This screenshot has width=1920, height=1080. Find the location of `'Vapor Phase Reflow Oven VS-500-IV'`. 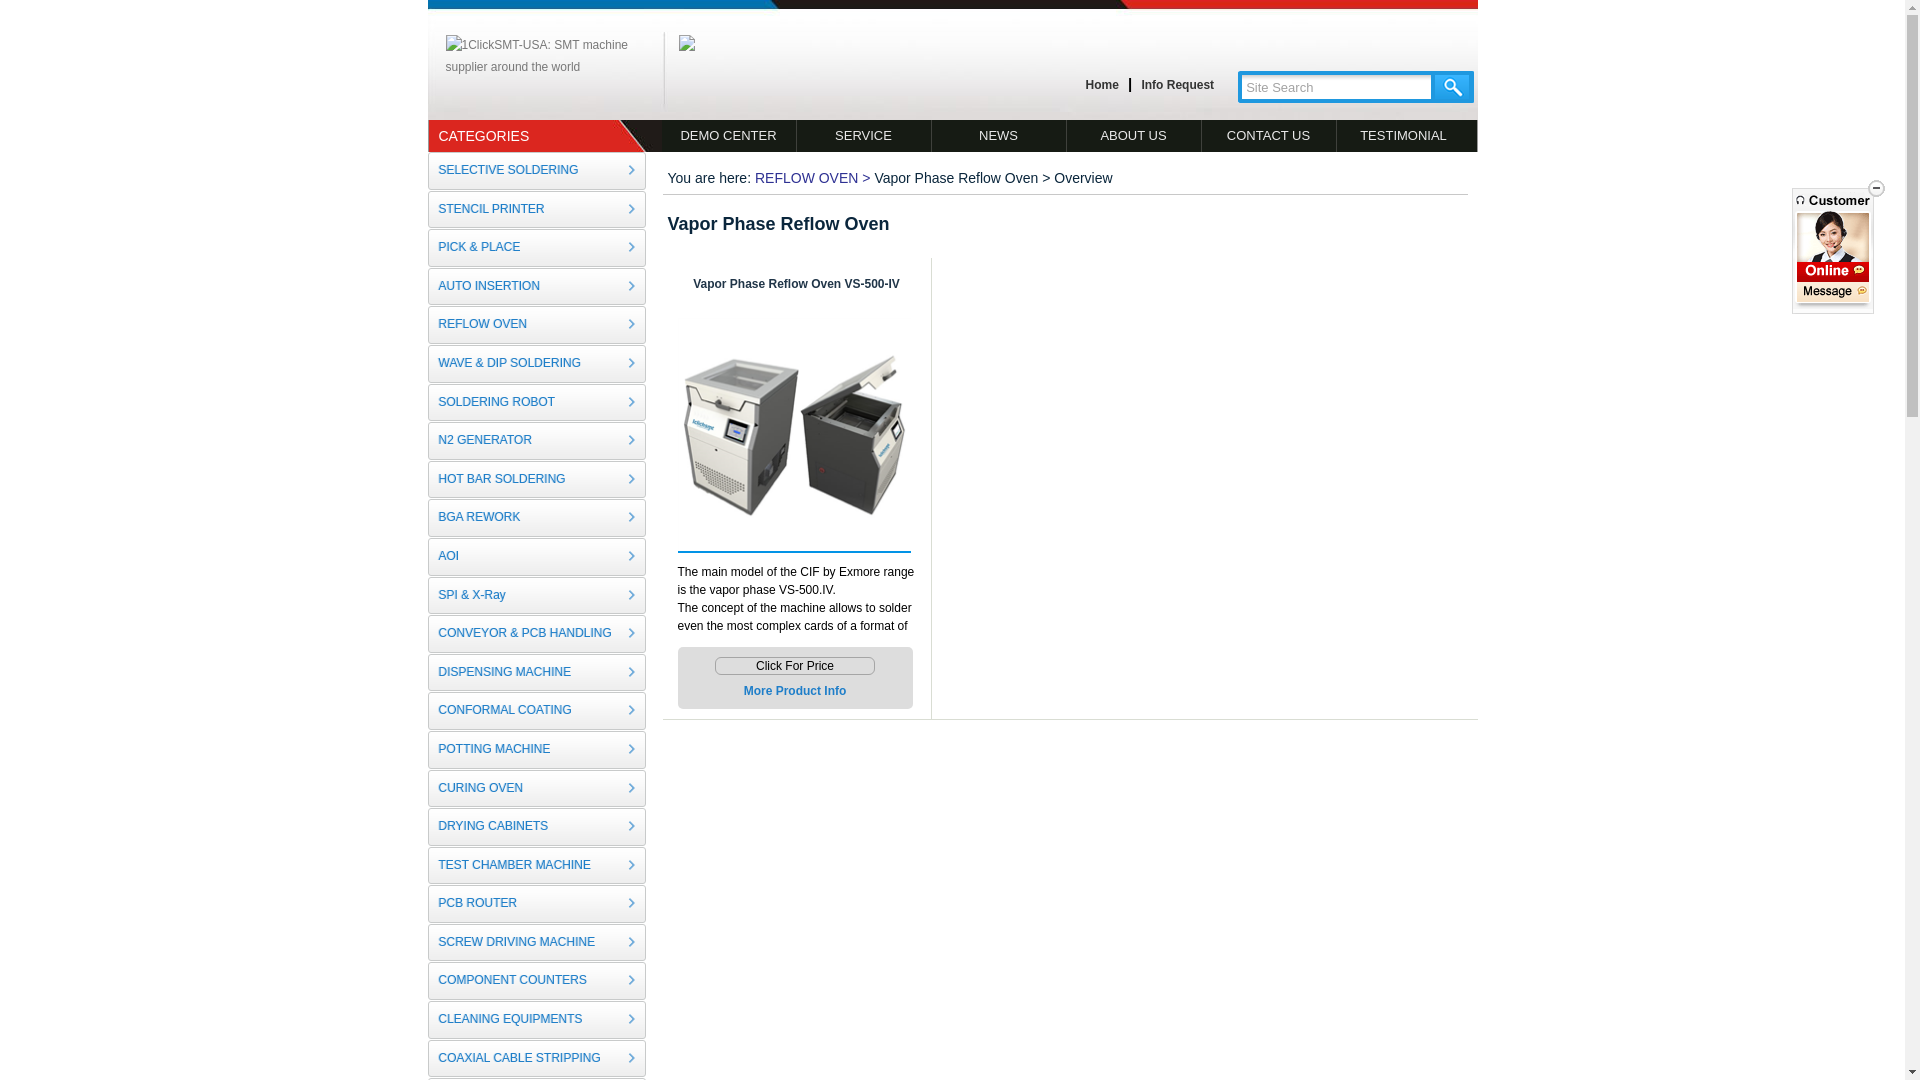

'Vapor Phase Reflow Oven VS-500-IV' is located at coordinates (795, 284).